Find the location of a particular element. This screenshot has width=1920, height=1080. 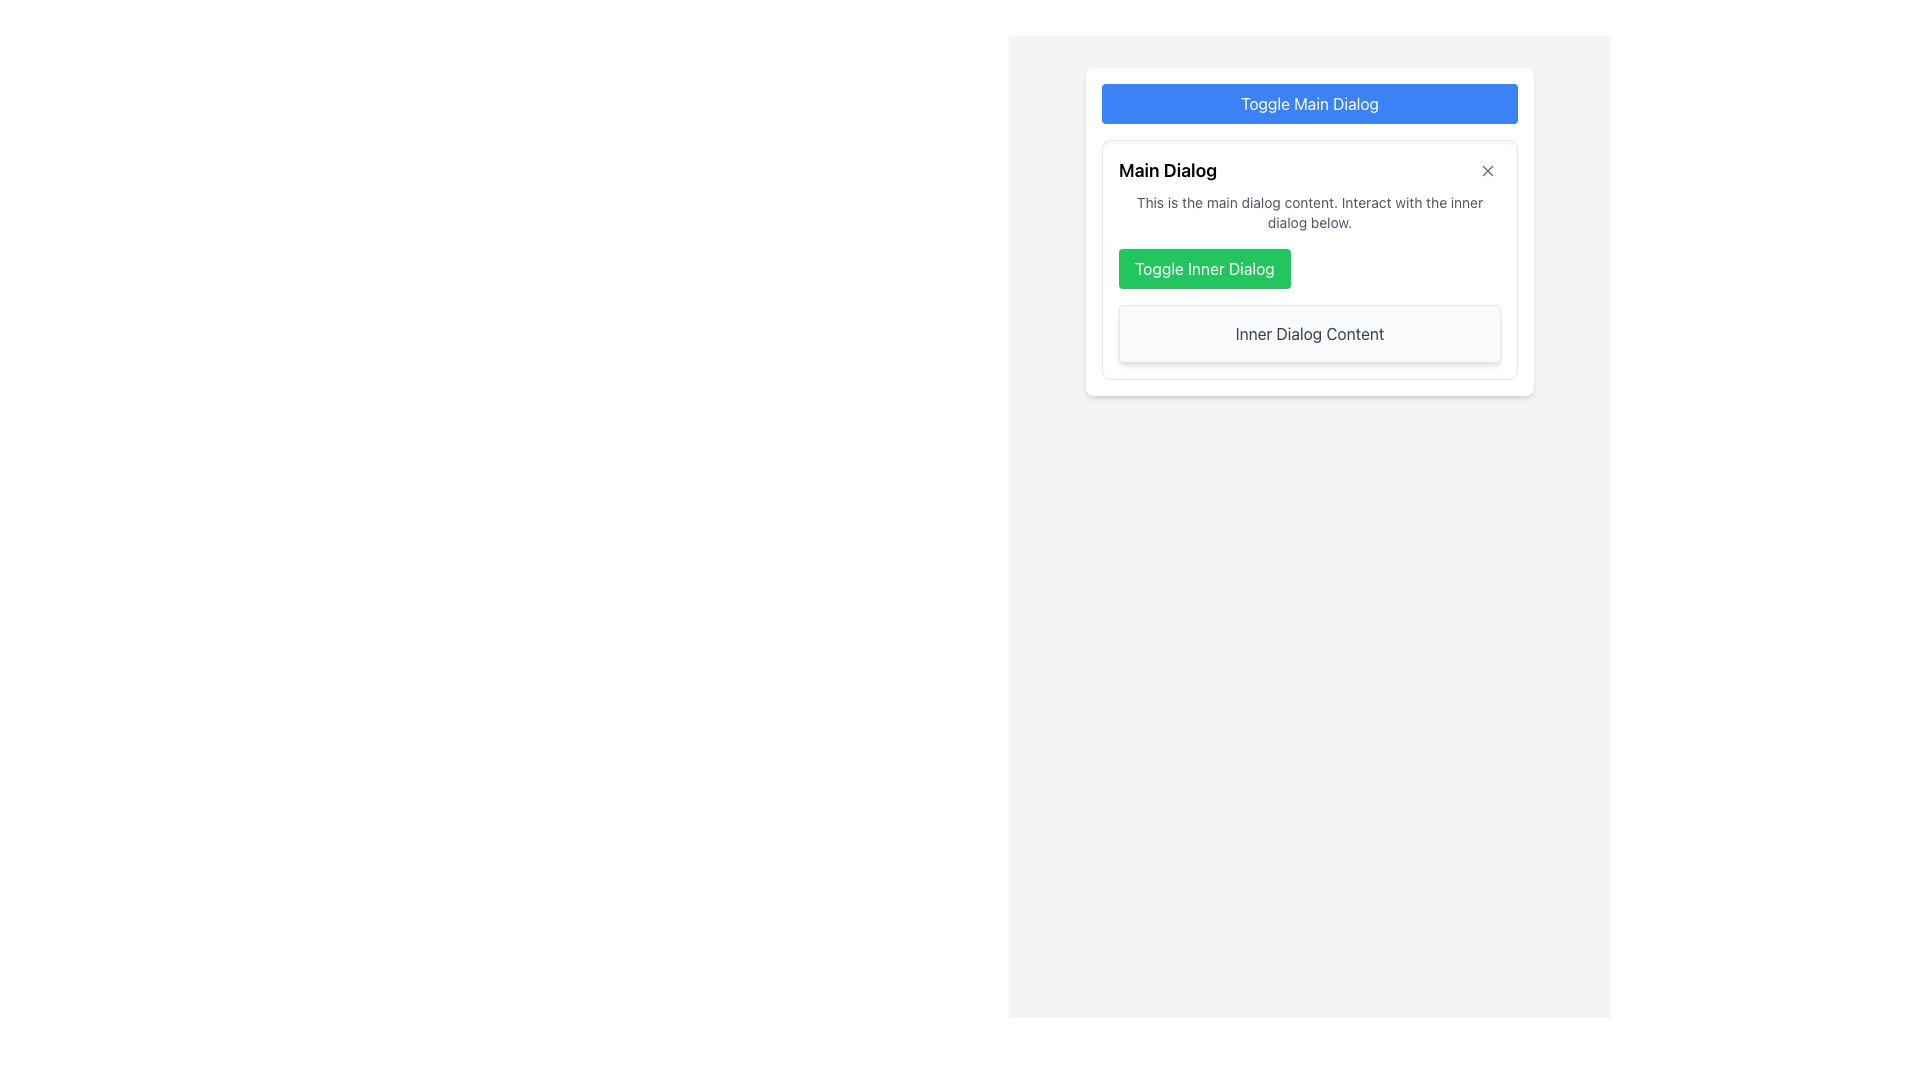

the toggle button located at the top of the white card is located at coordinates (1310, 104).